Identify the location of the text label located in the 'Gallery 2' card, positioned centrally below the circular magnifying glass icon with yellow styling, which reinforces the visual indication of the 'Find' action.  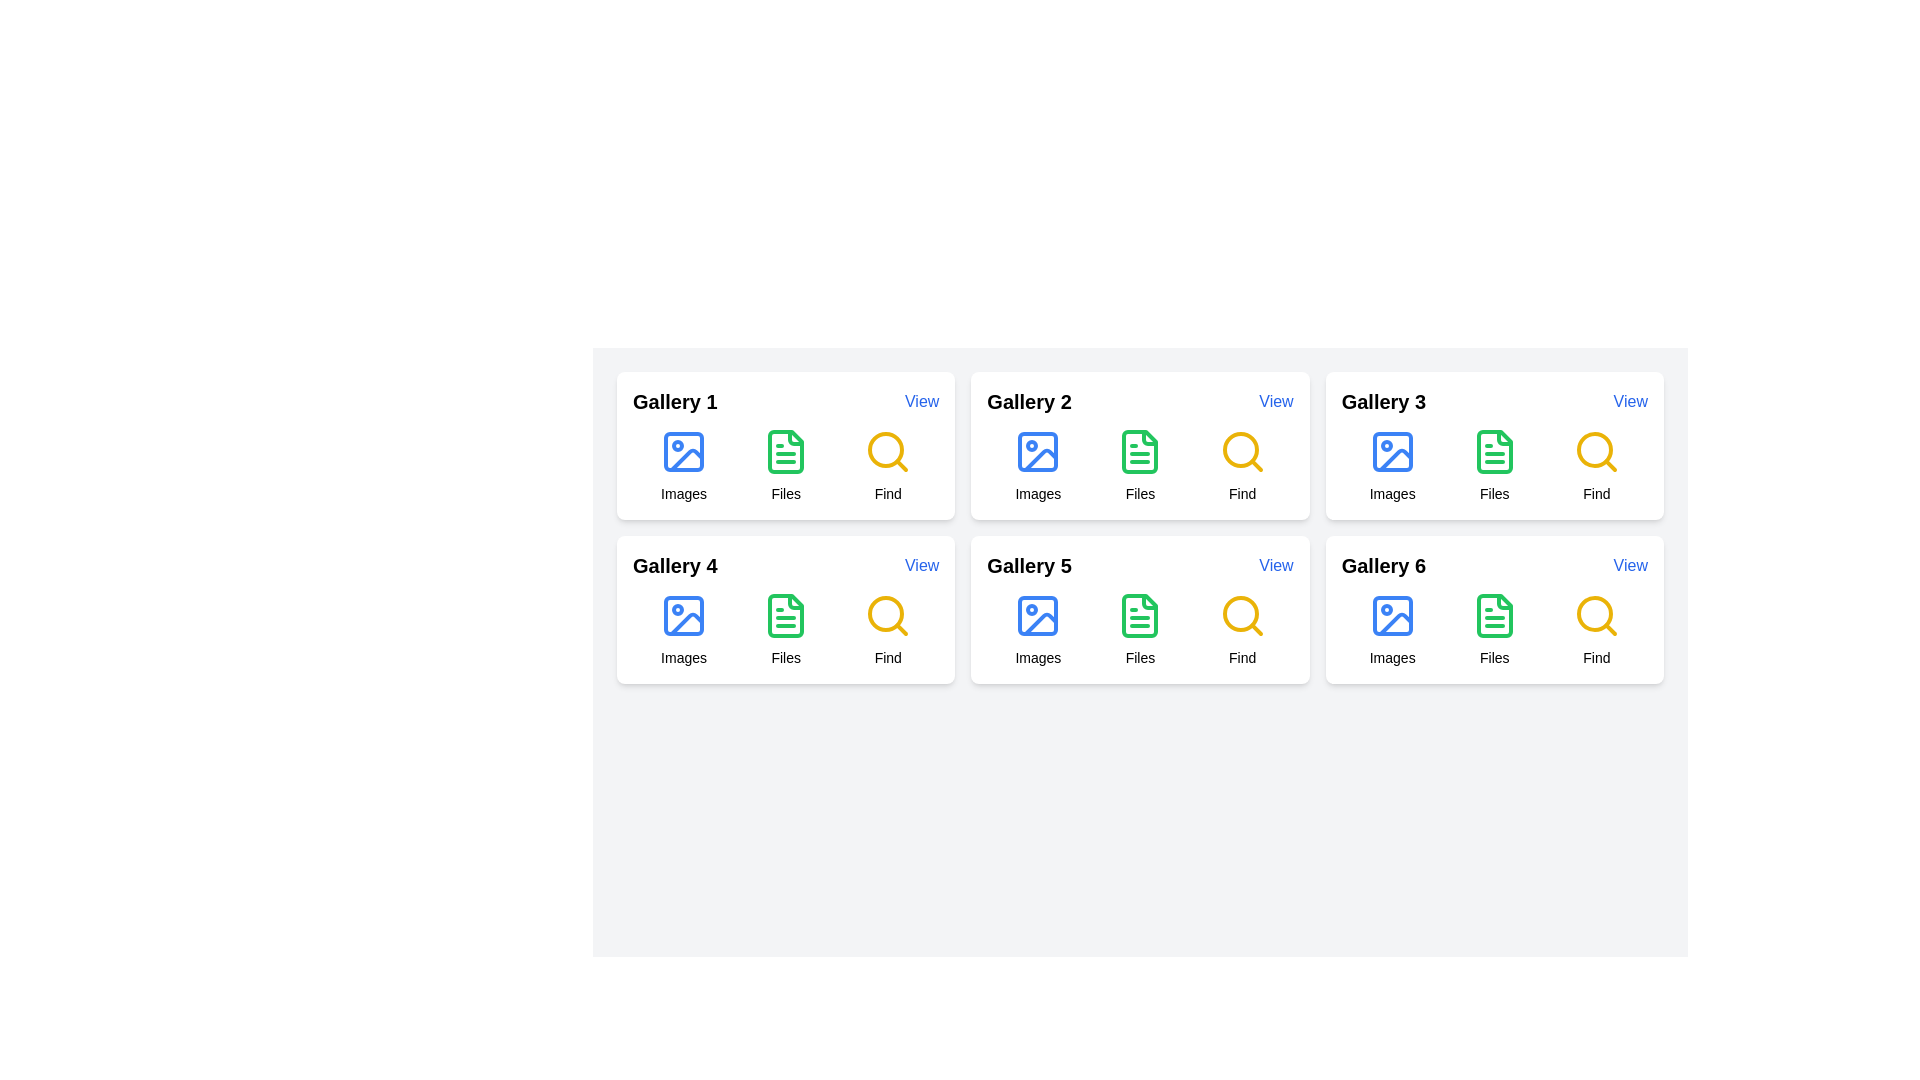
(1241, 493).